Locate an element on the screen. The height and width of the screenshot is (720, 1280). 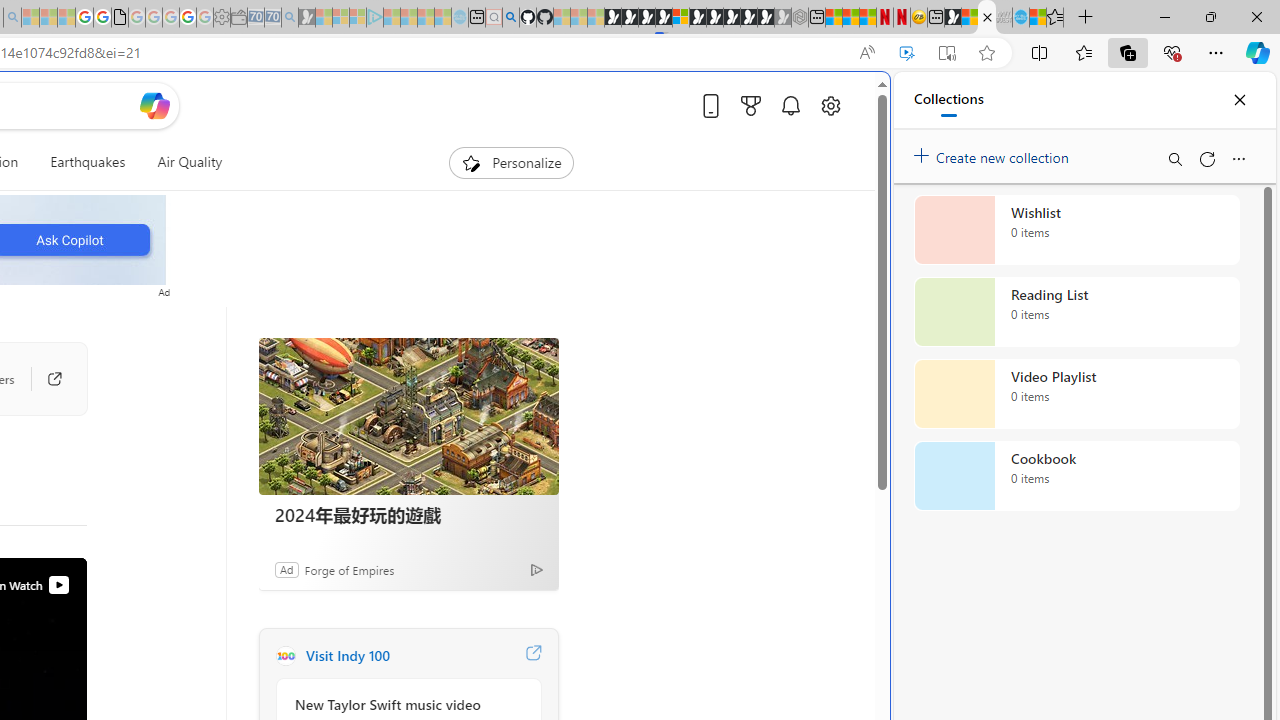
'google_privacy_policy_zh-CN.pdf' is located at coordinates (118, 17).